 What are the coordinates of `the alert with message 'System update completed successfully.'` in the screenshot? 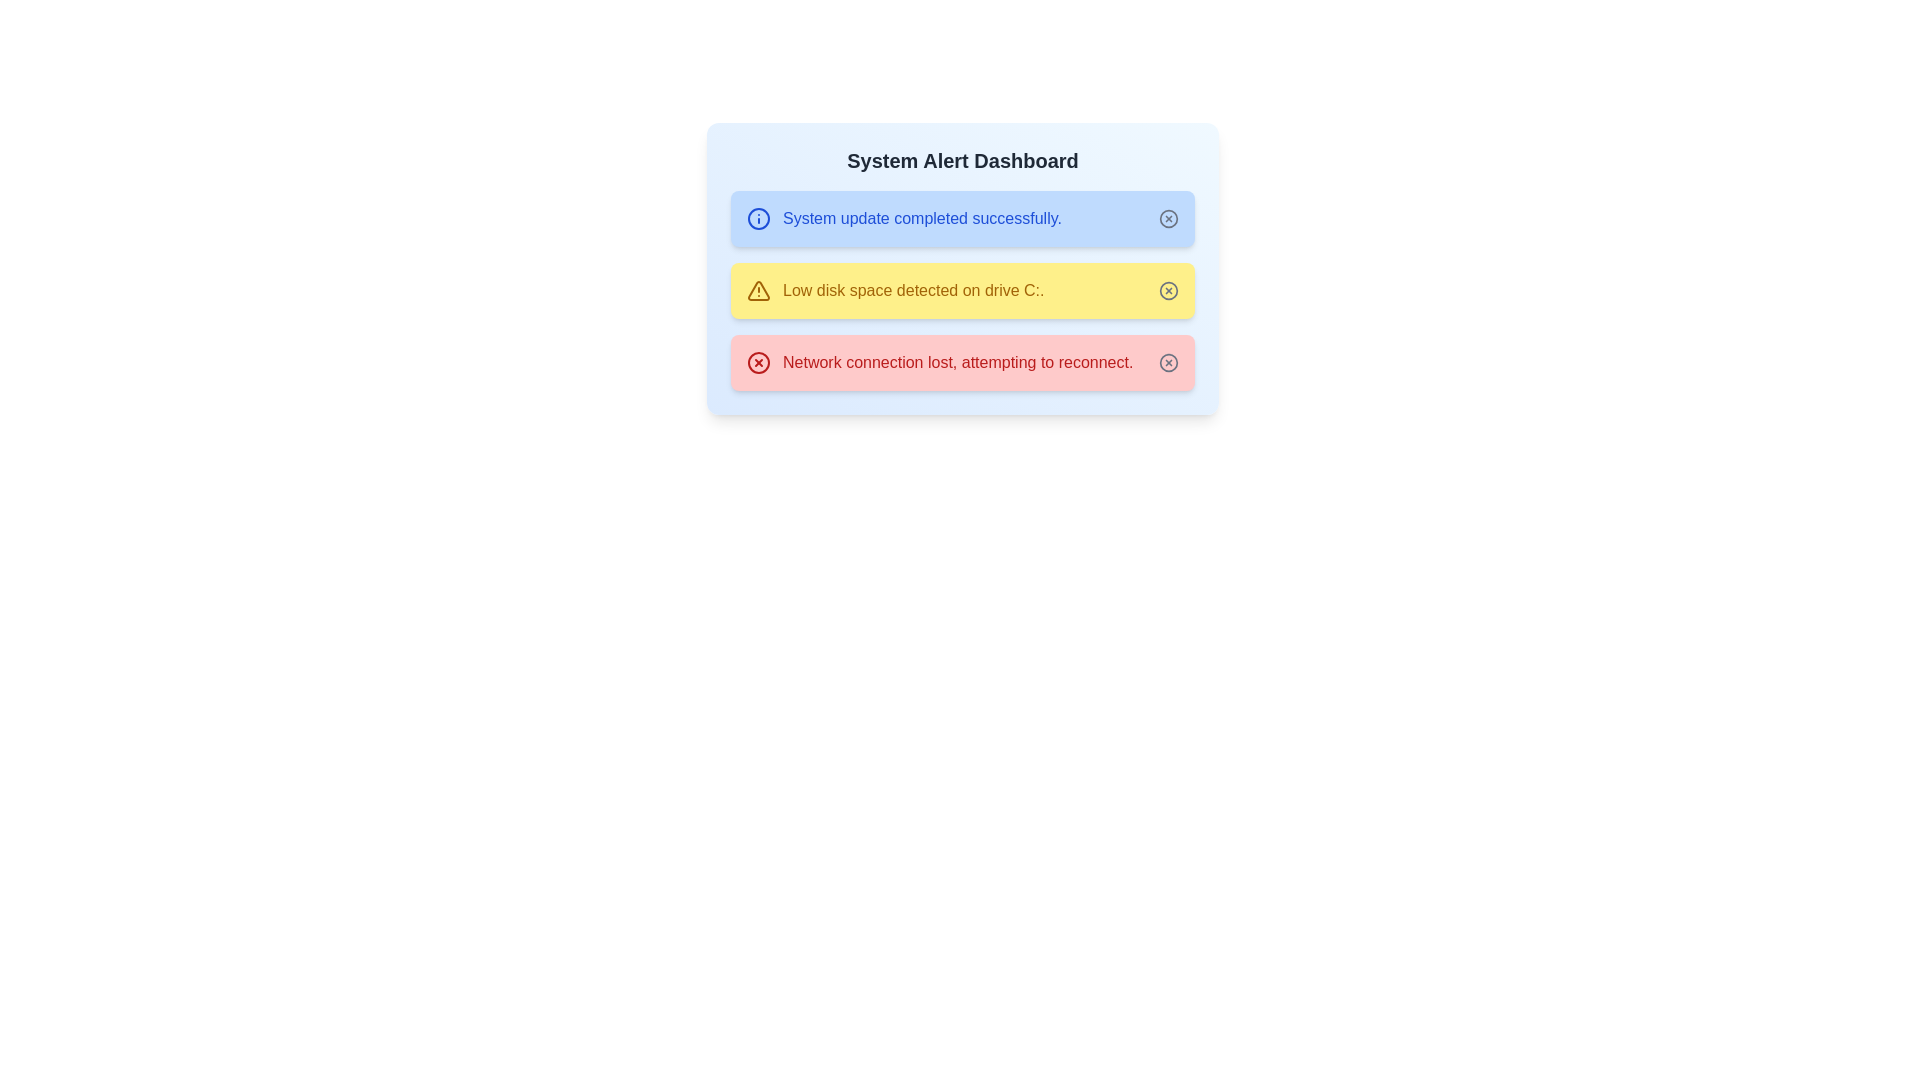 It's located at (902, 219).